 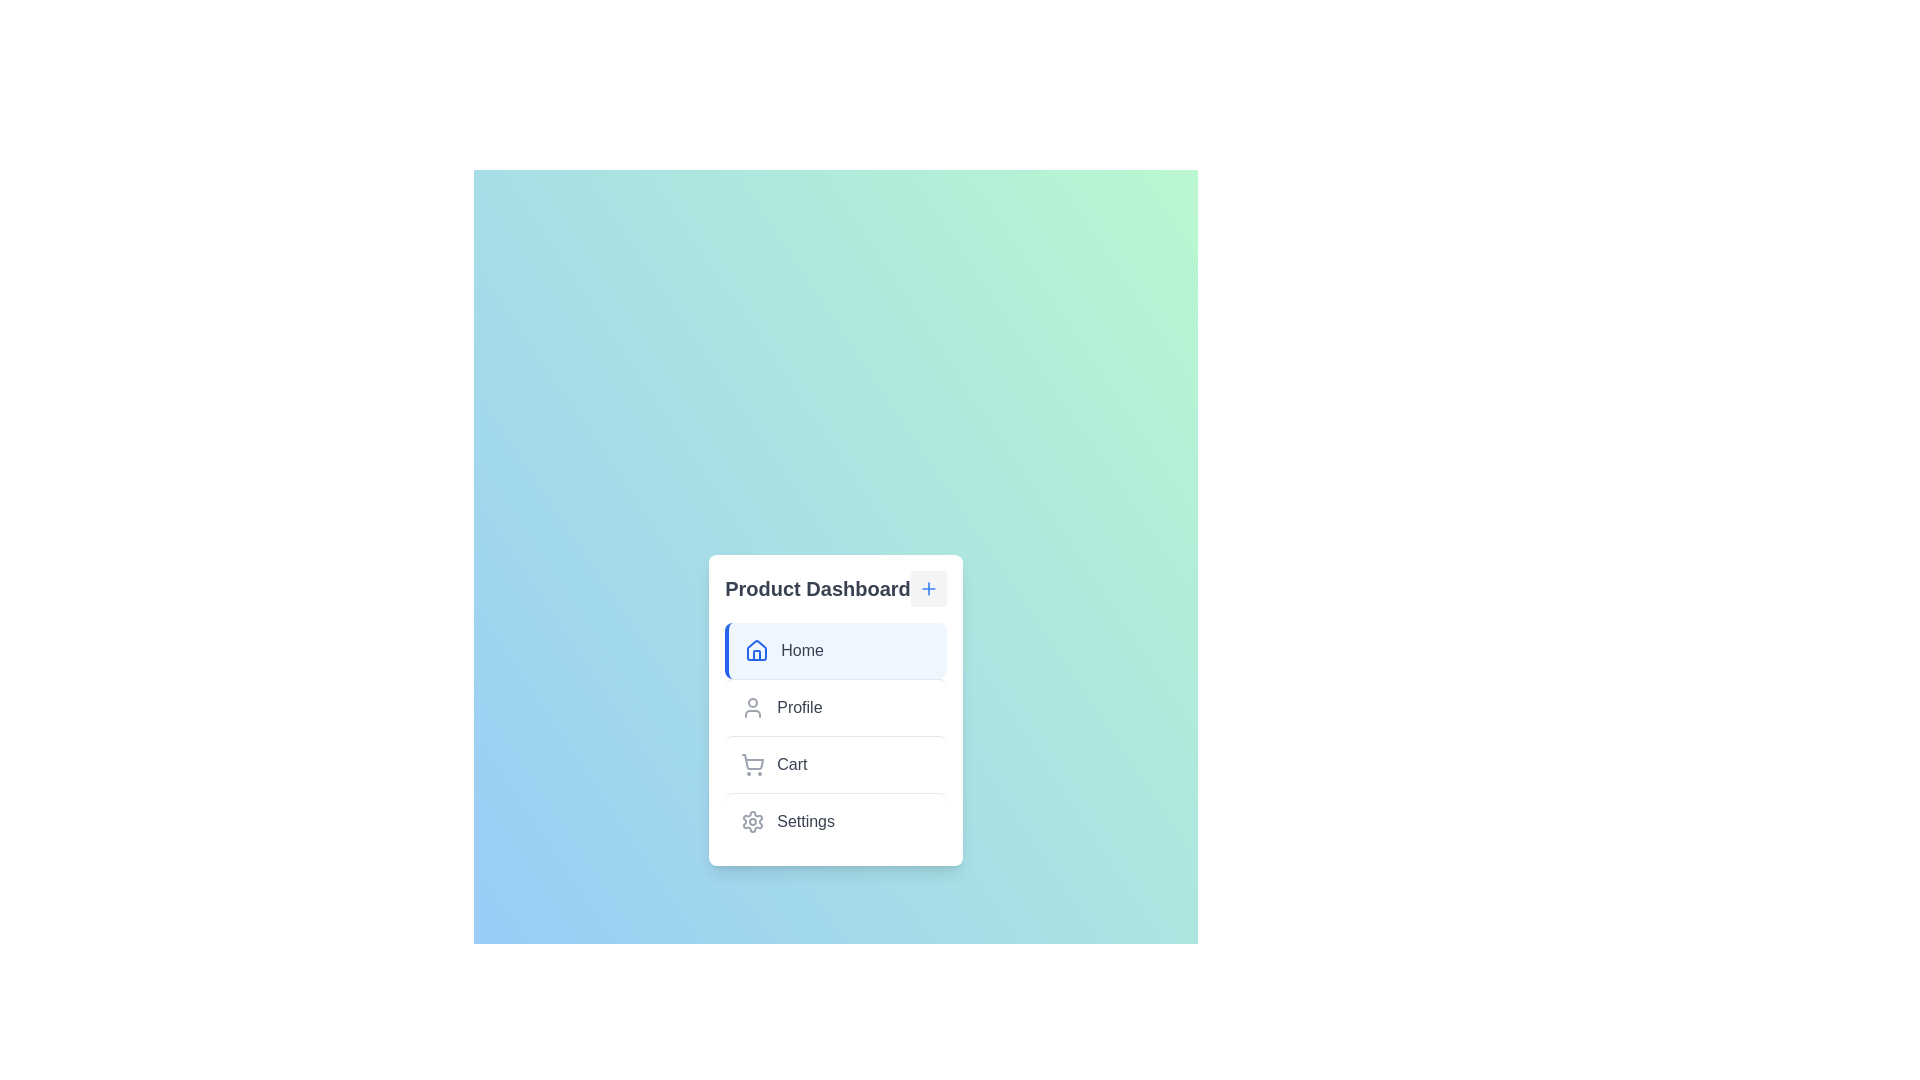 I want to click on the menu item labeled Home to select it, so click(x=835, y=650).